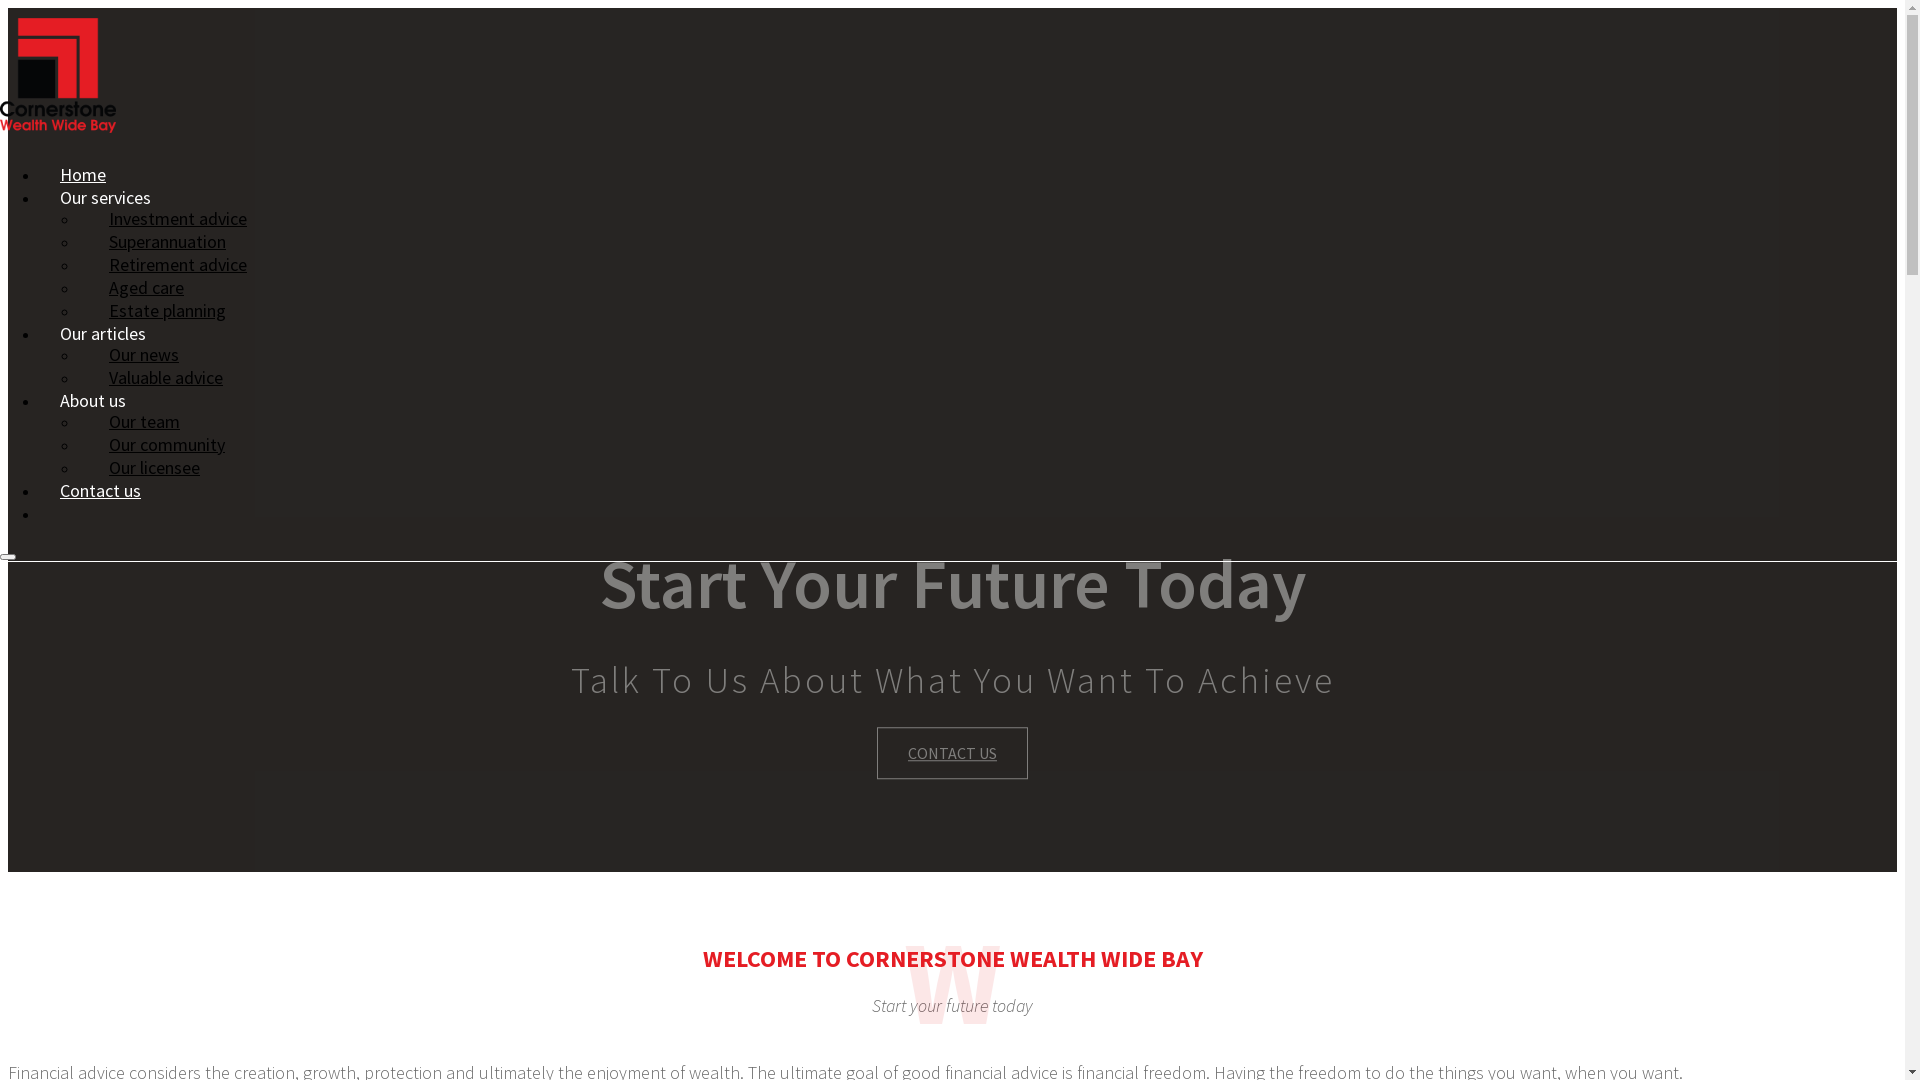 The width and height of the screenshot is (1920, 1080). Describe the element at coordinates (104, 197) in the screenshot. I see `'Our services'` at that location.